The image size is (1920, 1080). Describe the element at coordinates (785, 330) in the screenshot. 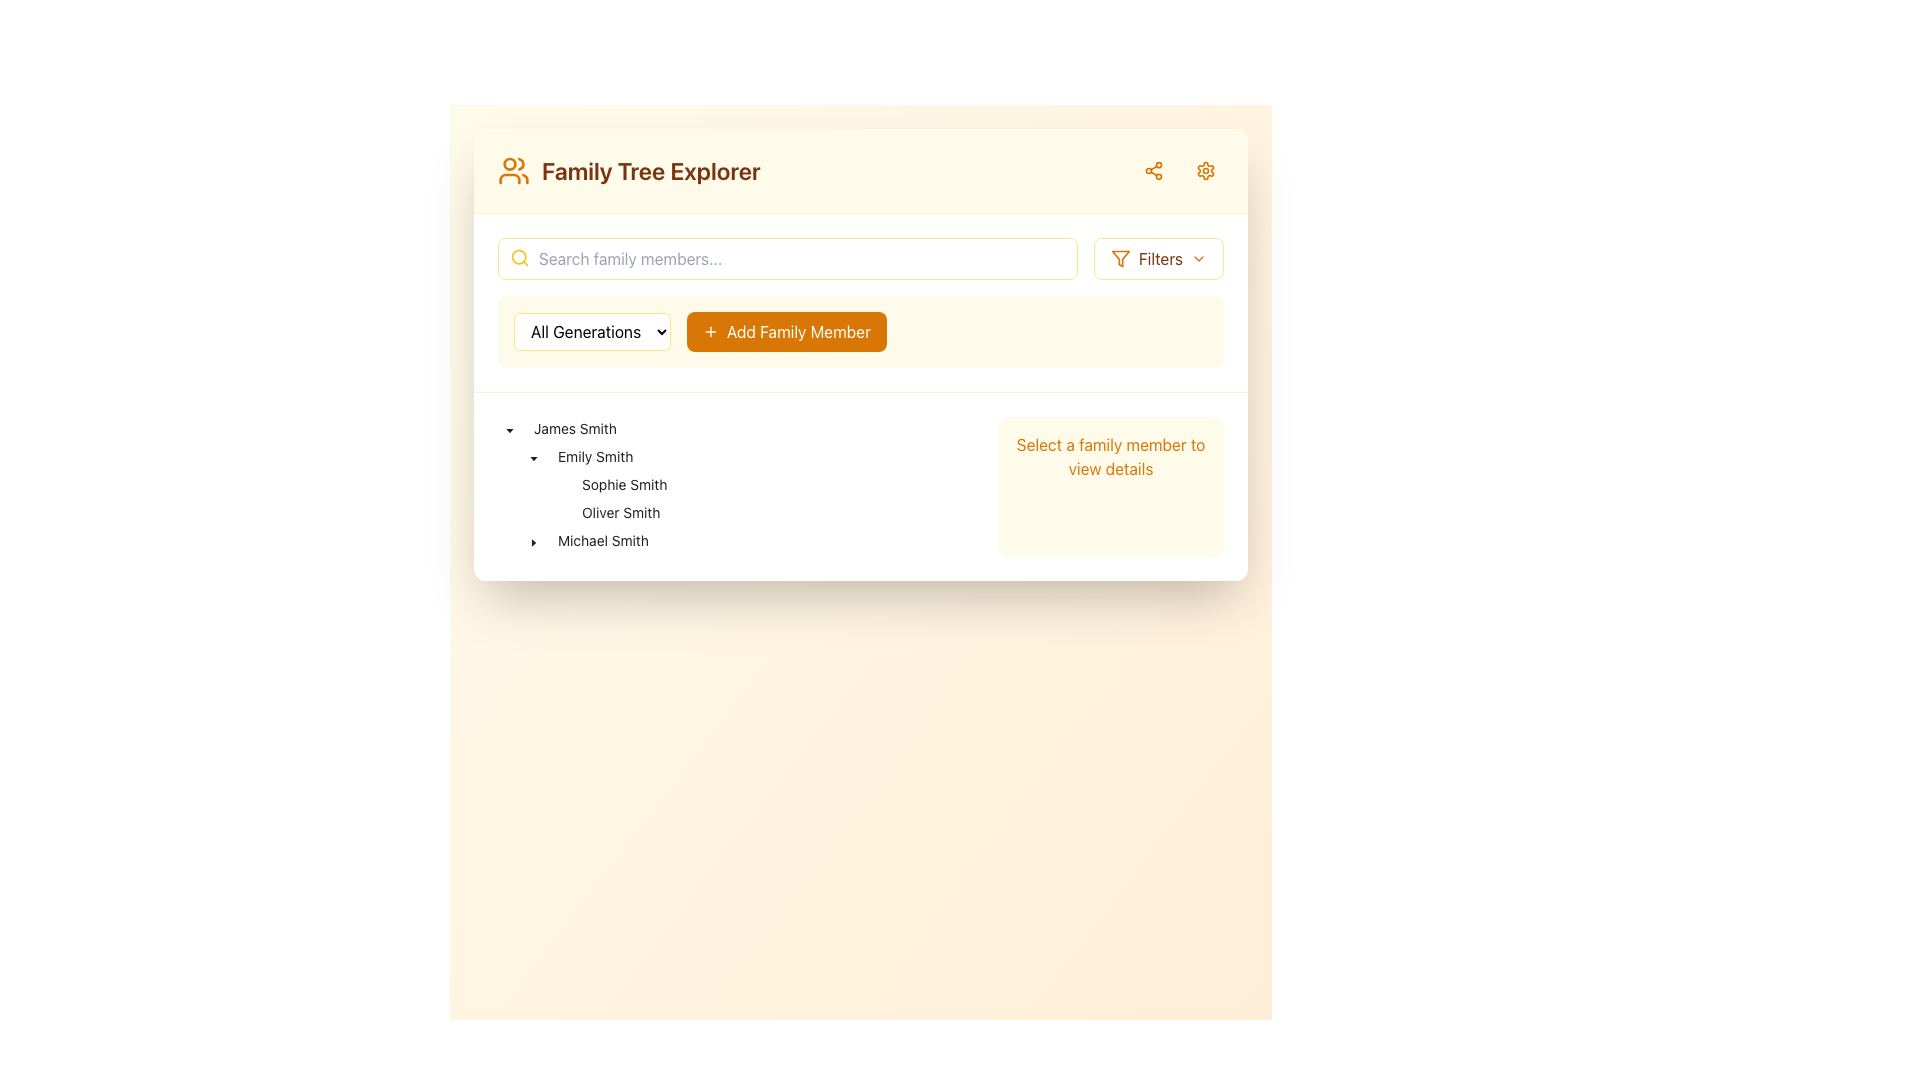

I see `the rectangular button with a bright amber background and white text that says 'Add Family Member' to initiate the process of adding a family member` at that location.